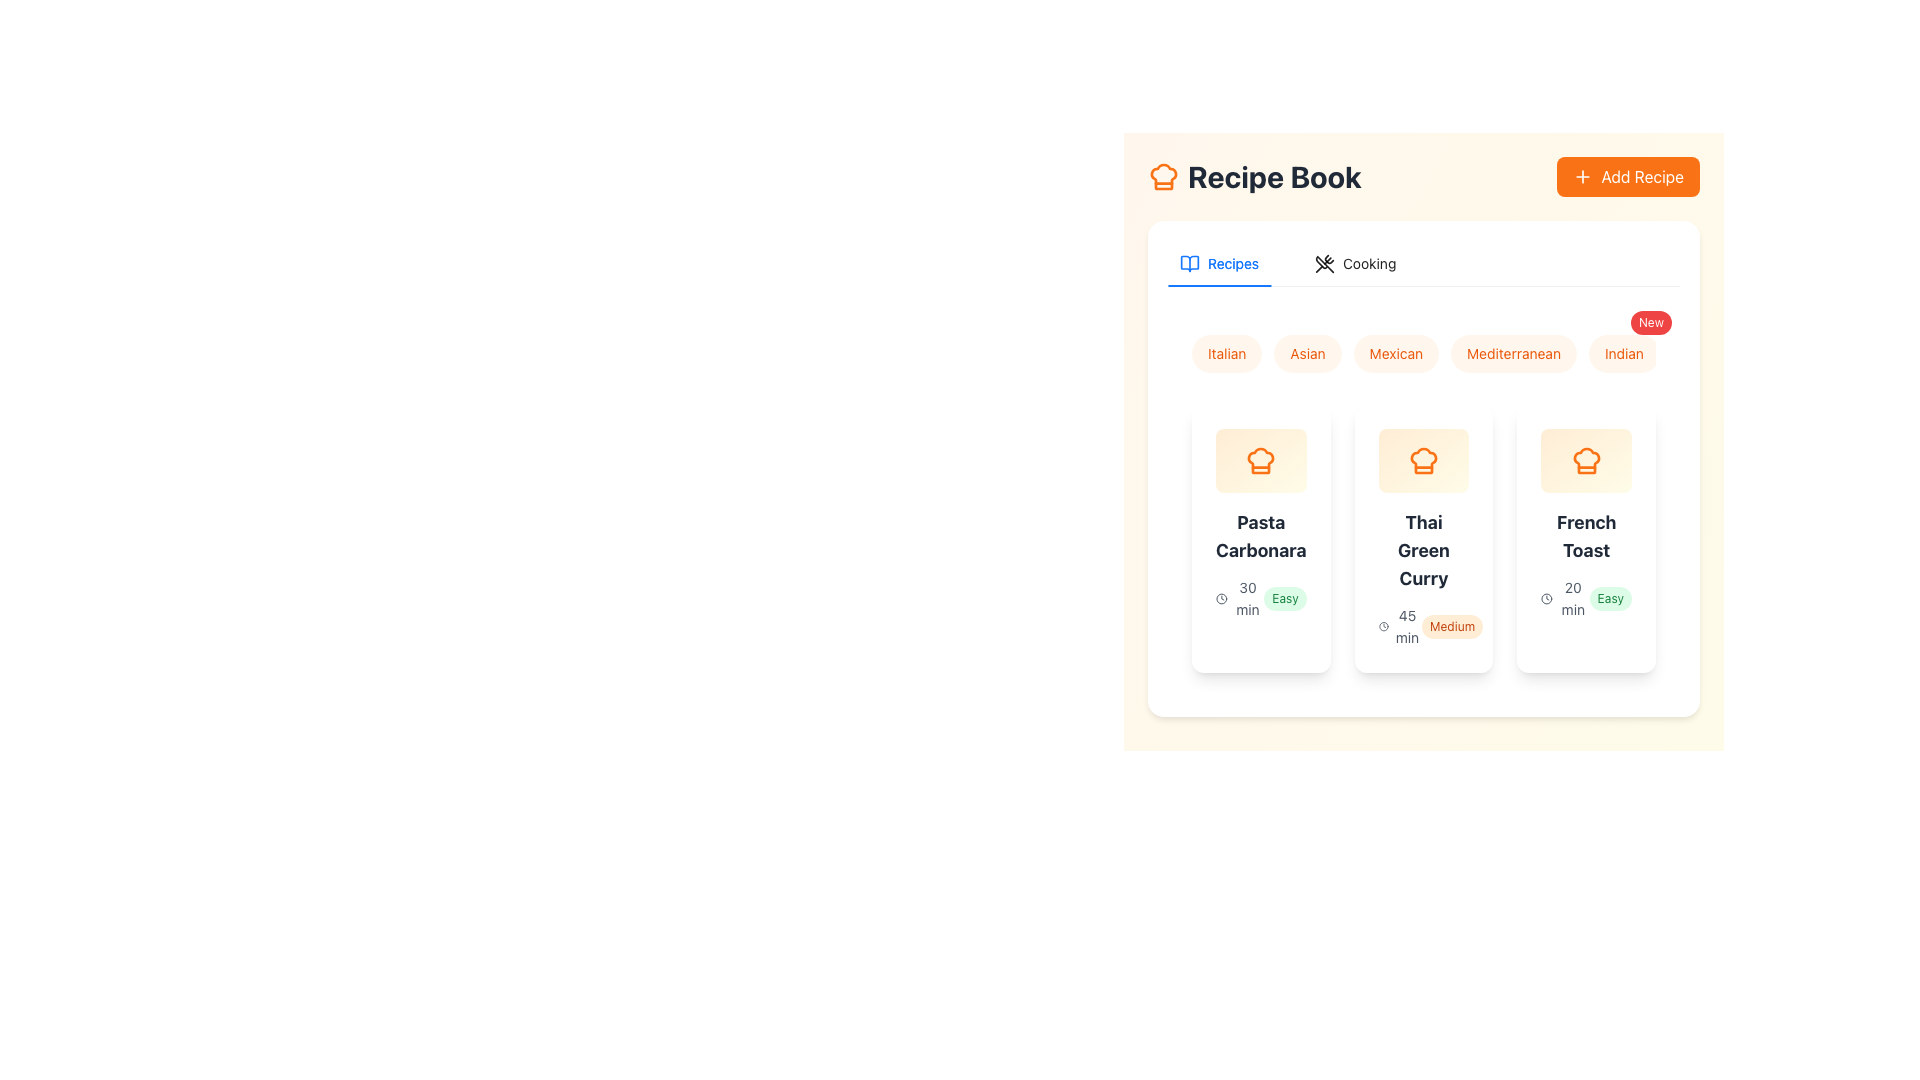 Image resolution: width=1920 pixels, height=1080 pixels. I want to click on the Category filter button located under the 'Recipe Book' heading to filter recipes to show only those categorized under 'Mexican', so click(1395, 353).